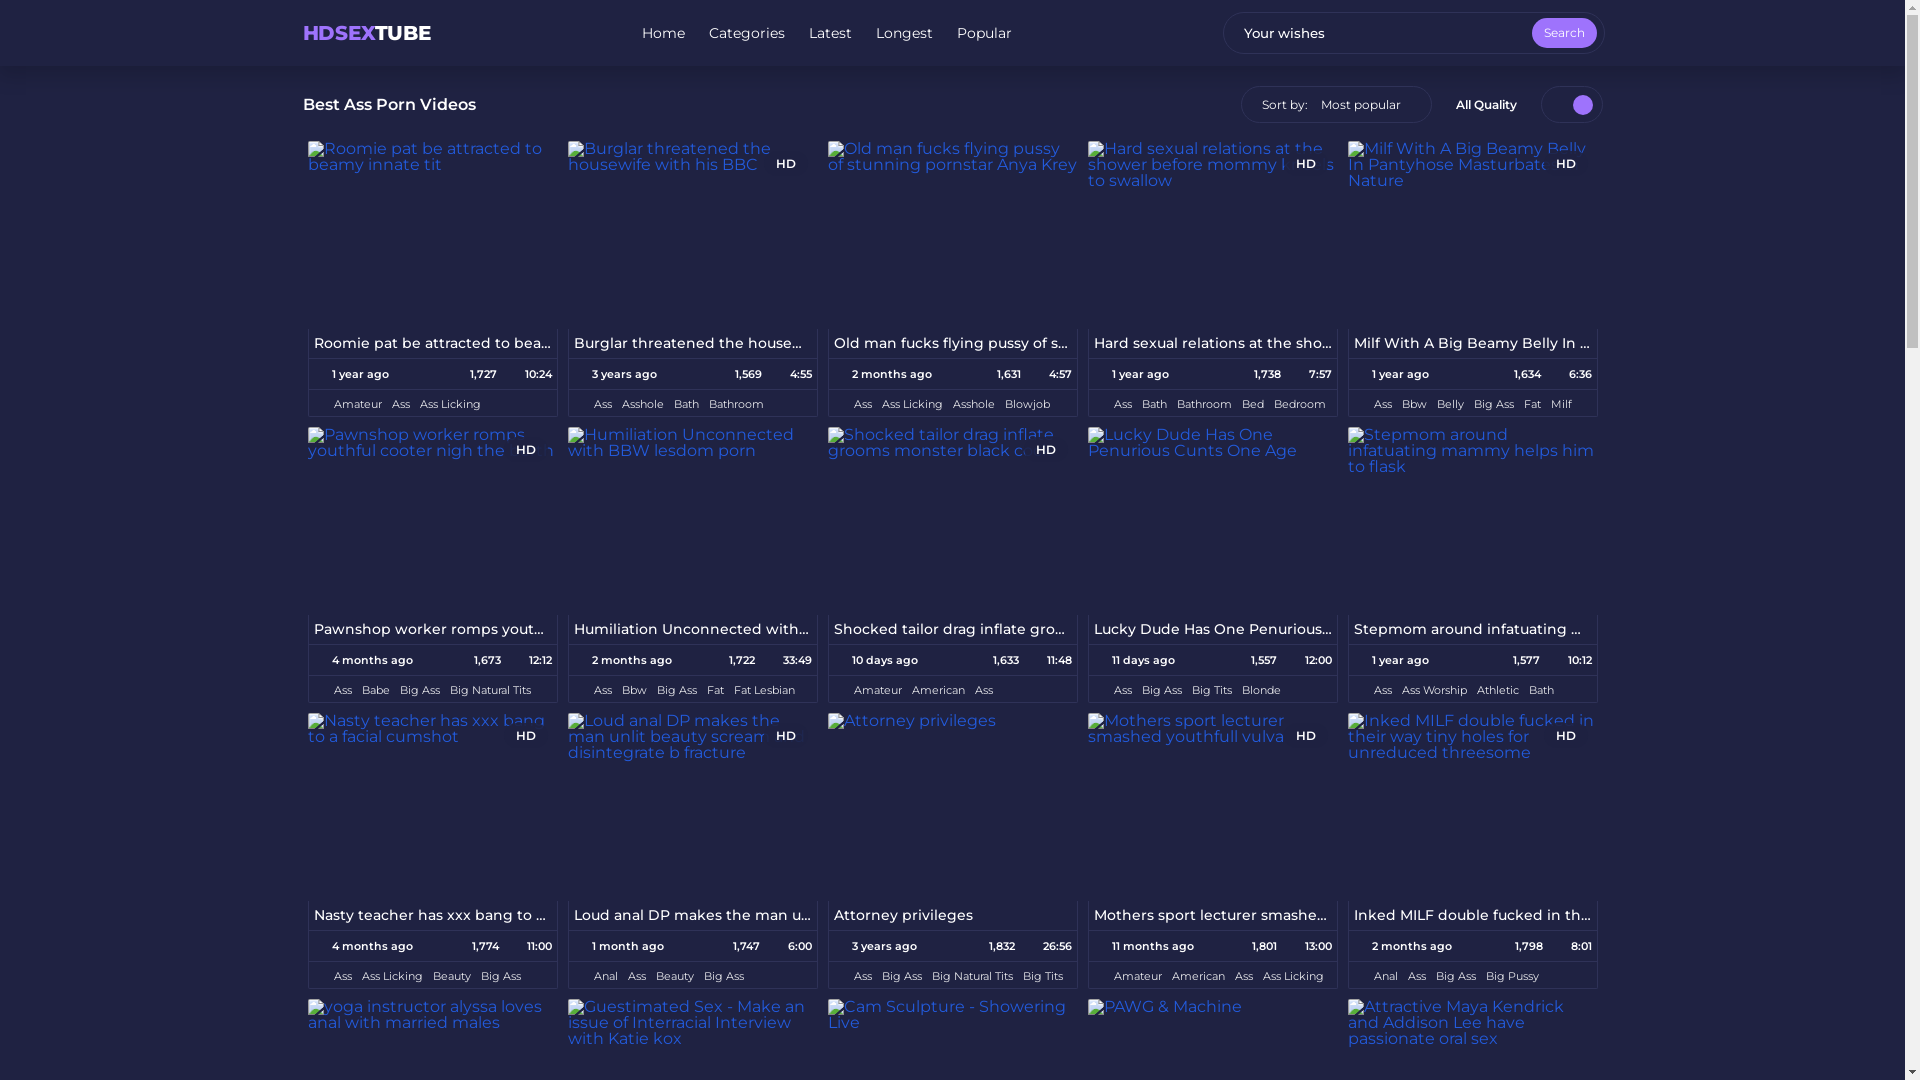 The height and width of the screenshot is (1080, 1920). What do you see at coordinates (937, 689) in the screenshot?
I see `'American'` at bounding box center [937, 689].